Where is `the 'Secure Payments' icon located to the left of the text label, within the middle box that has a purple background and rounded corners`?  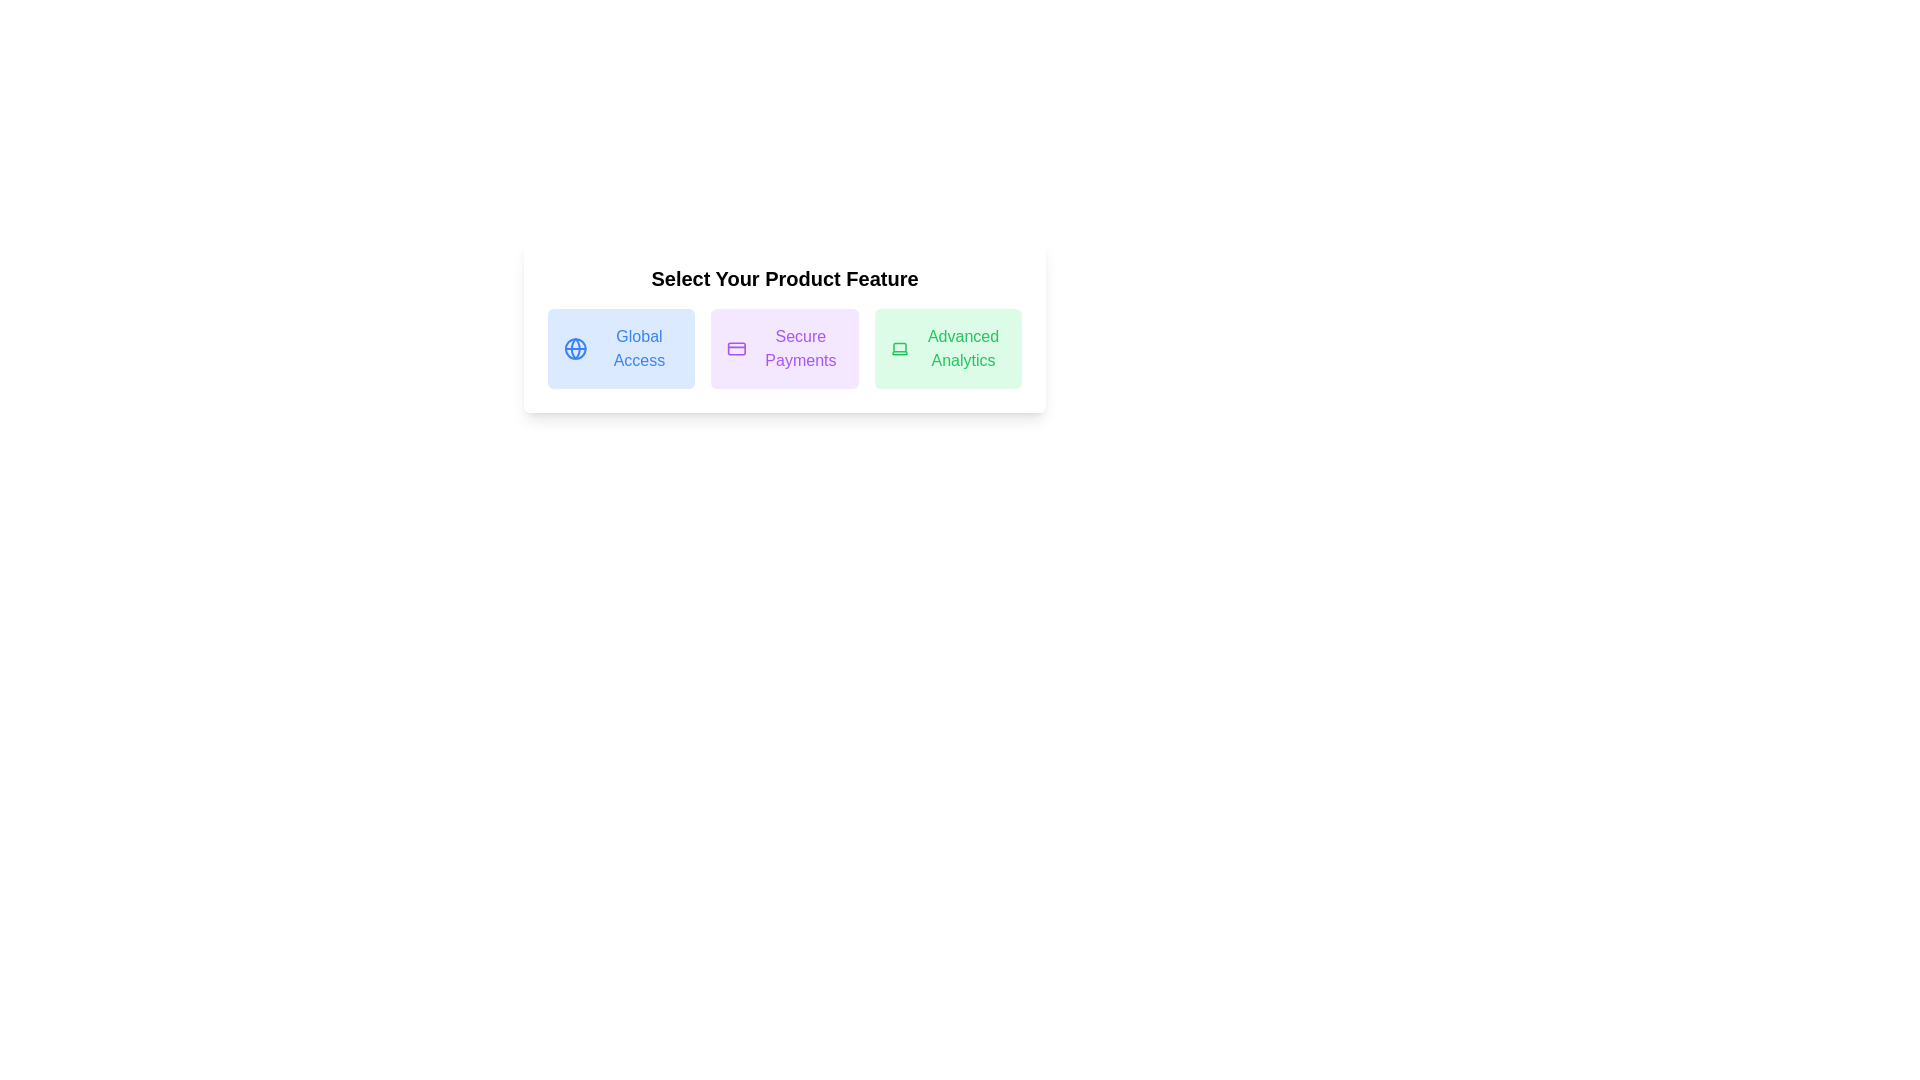 the 'Secure Payments' icon located to the left of the text label, within the middle box that has a purple background and rounded corners is located at coordinates (736, 347).